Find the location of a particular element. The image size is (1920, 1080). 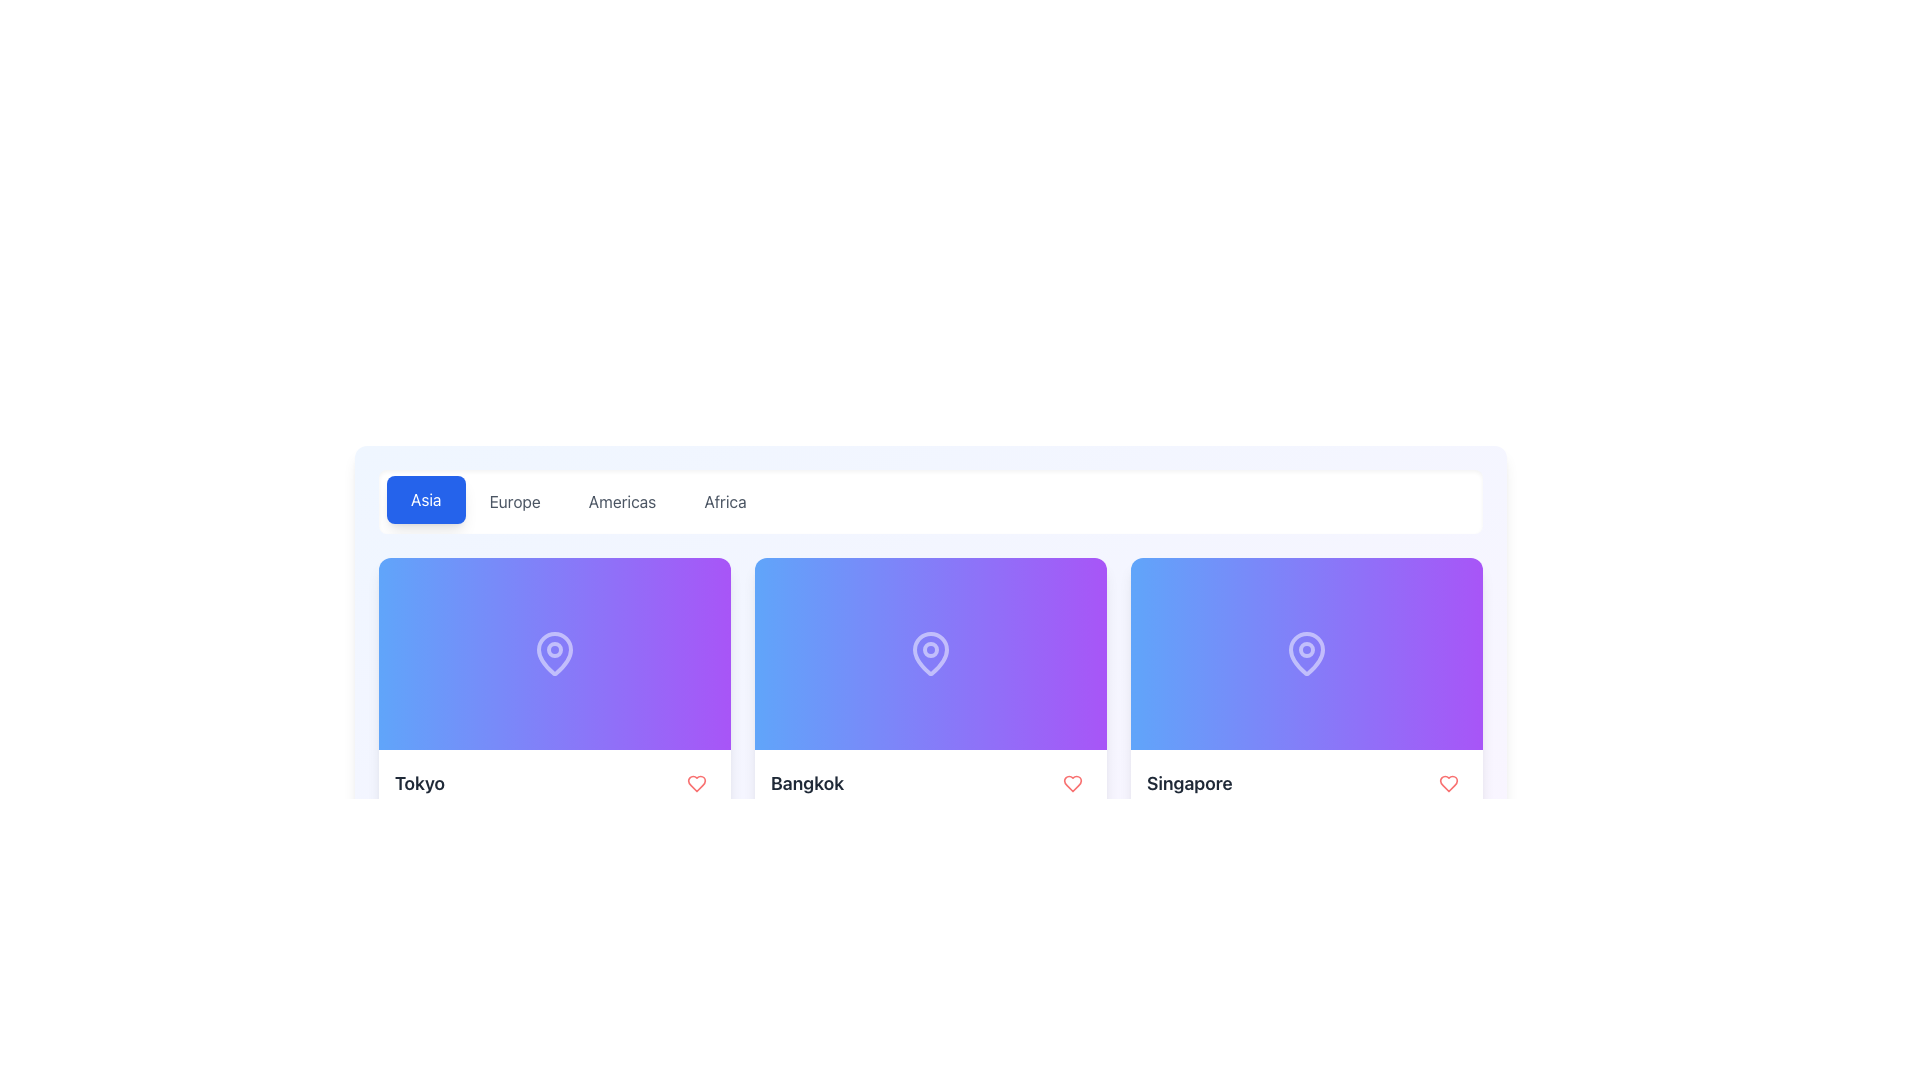

the 'Americas' tab button, the third tab in a horizontal set of four is located at coordinates (621, 500).